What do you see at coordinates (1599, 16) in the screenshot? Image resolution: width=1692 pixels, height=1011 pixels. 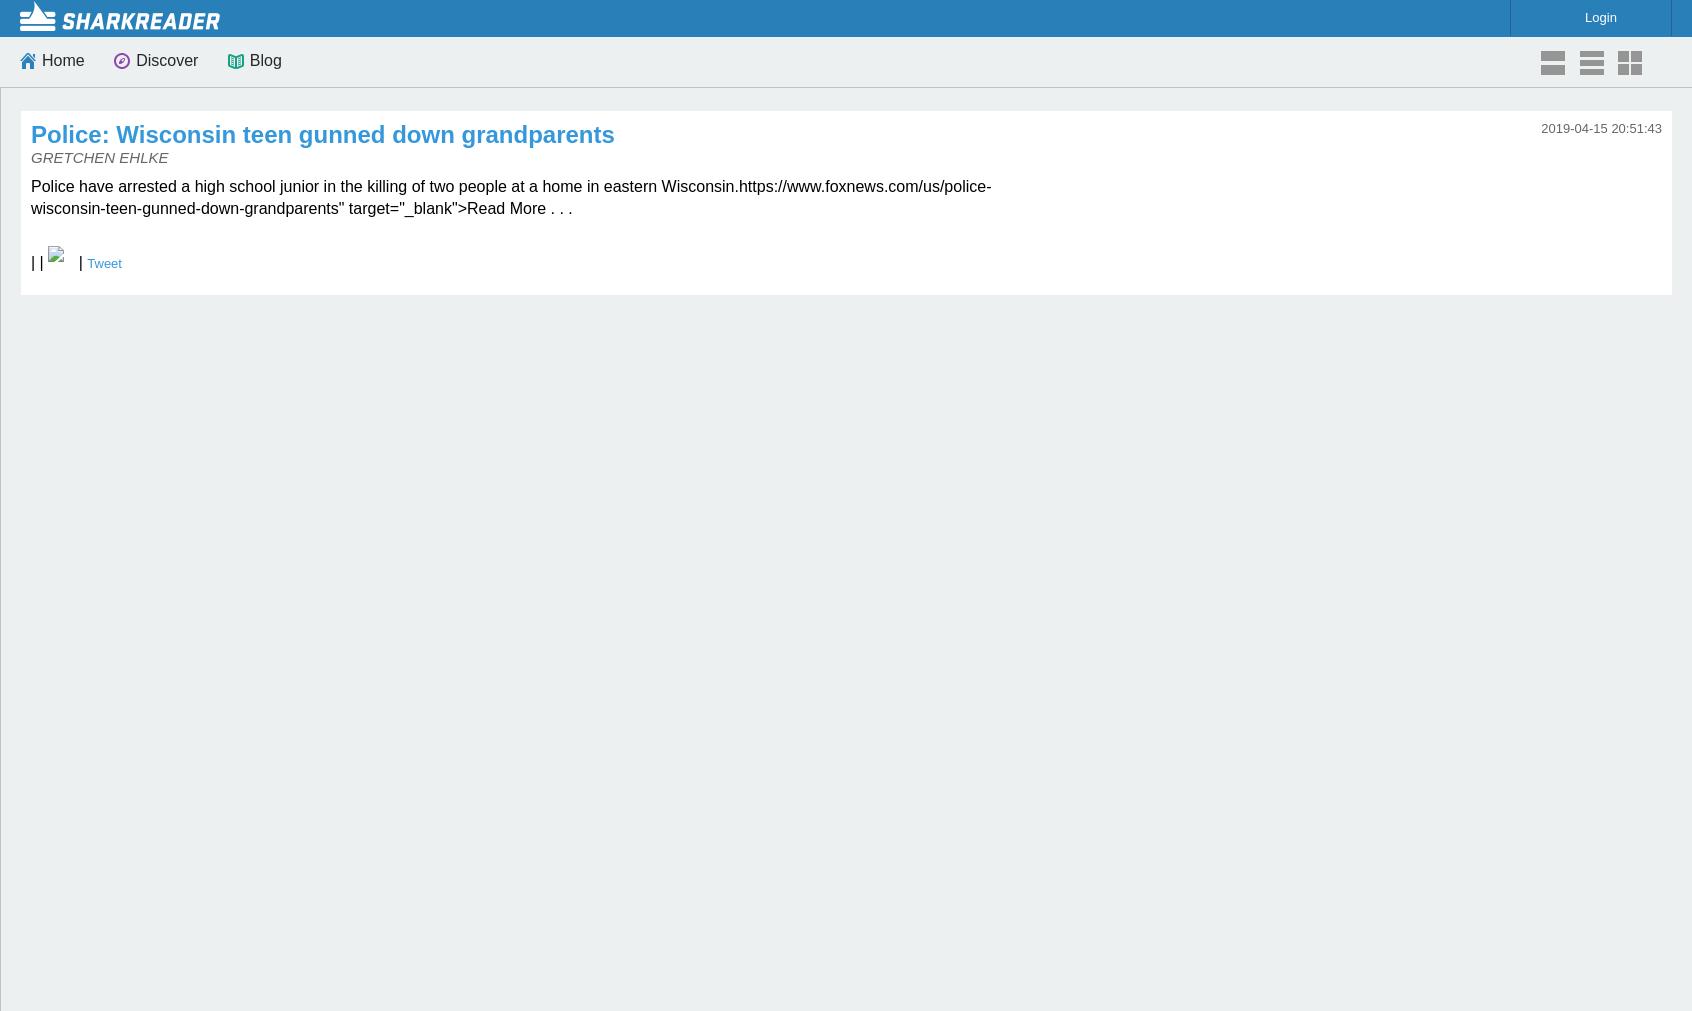 I see `'Login'` at bounding box center [1599, 16].